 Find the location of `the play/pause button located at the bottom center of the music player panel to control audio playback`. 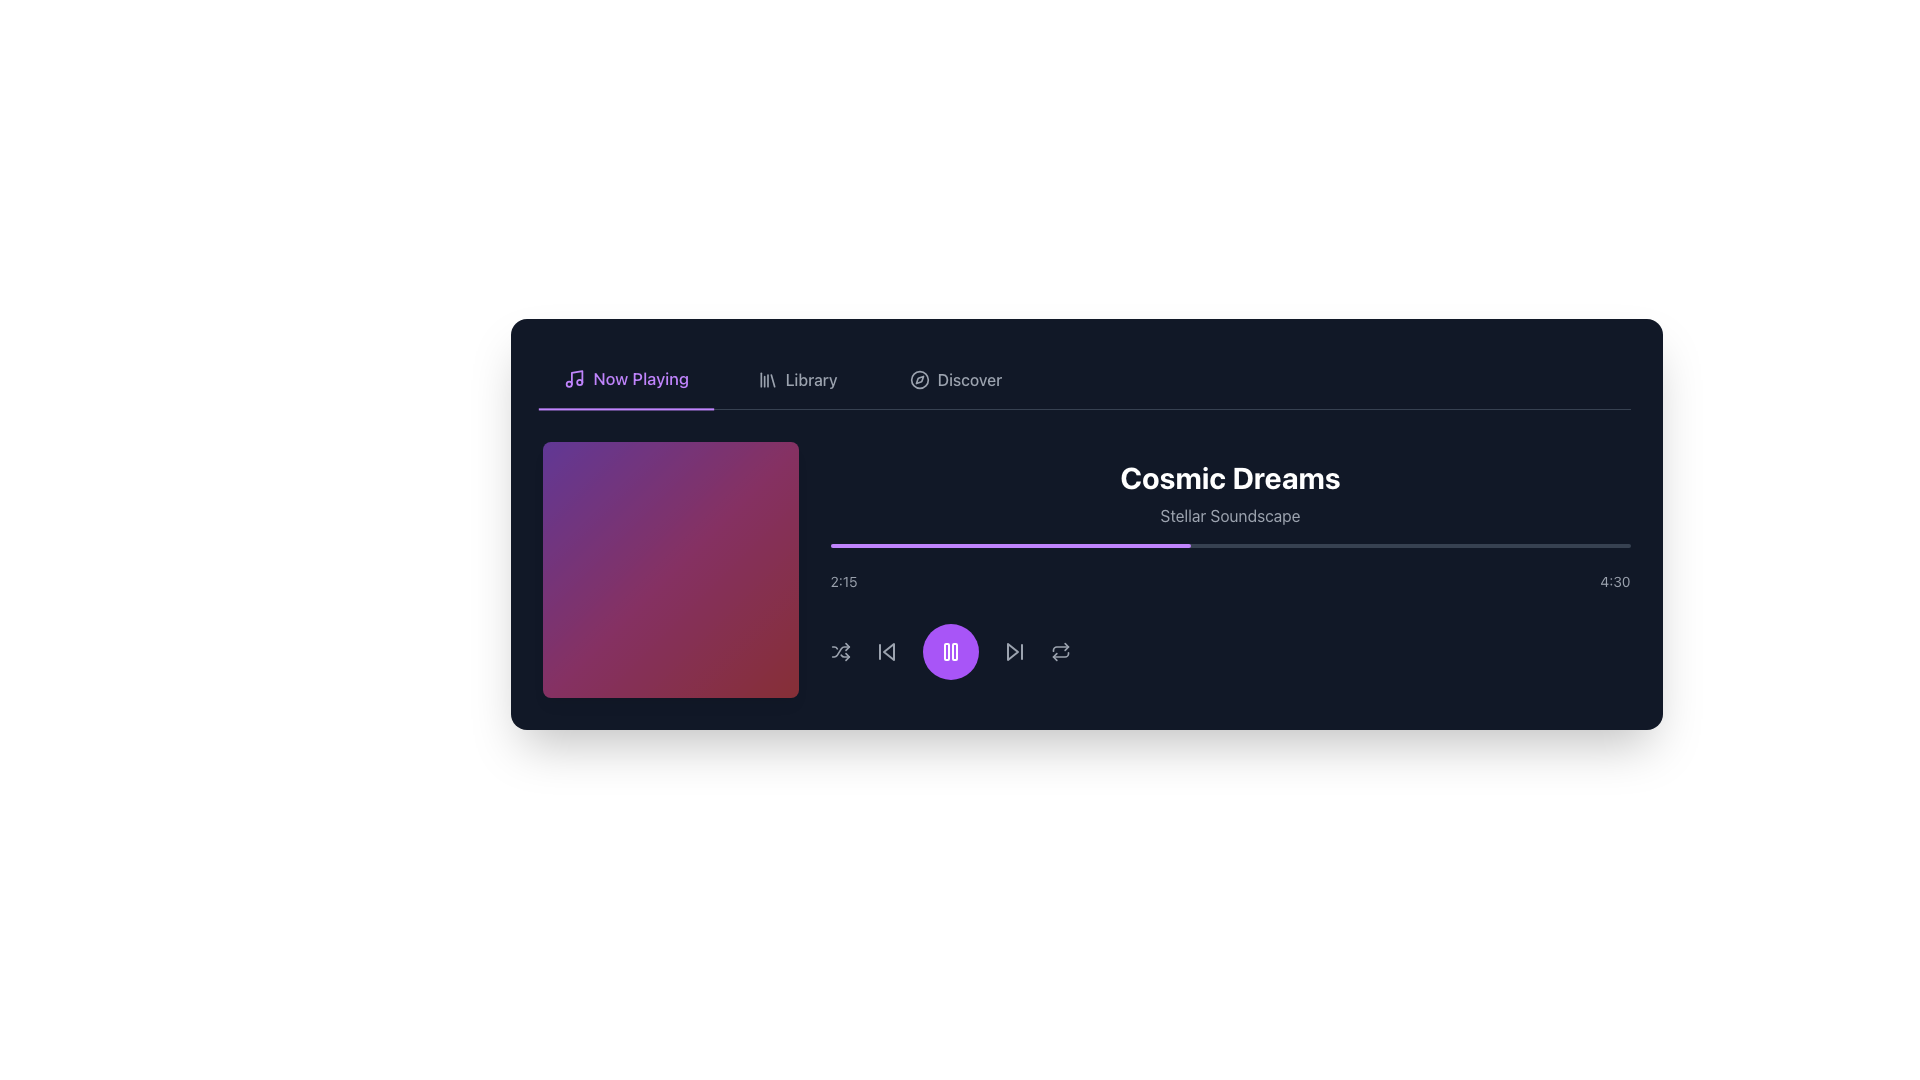

the play/pause button located at the bottom center of the music player panel to control audio playback is located at coordinates (949, 651).